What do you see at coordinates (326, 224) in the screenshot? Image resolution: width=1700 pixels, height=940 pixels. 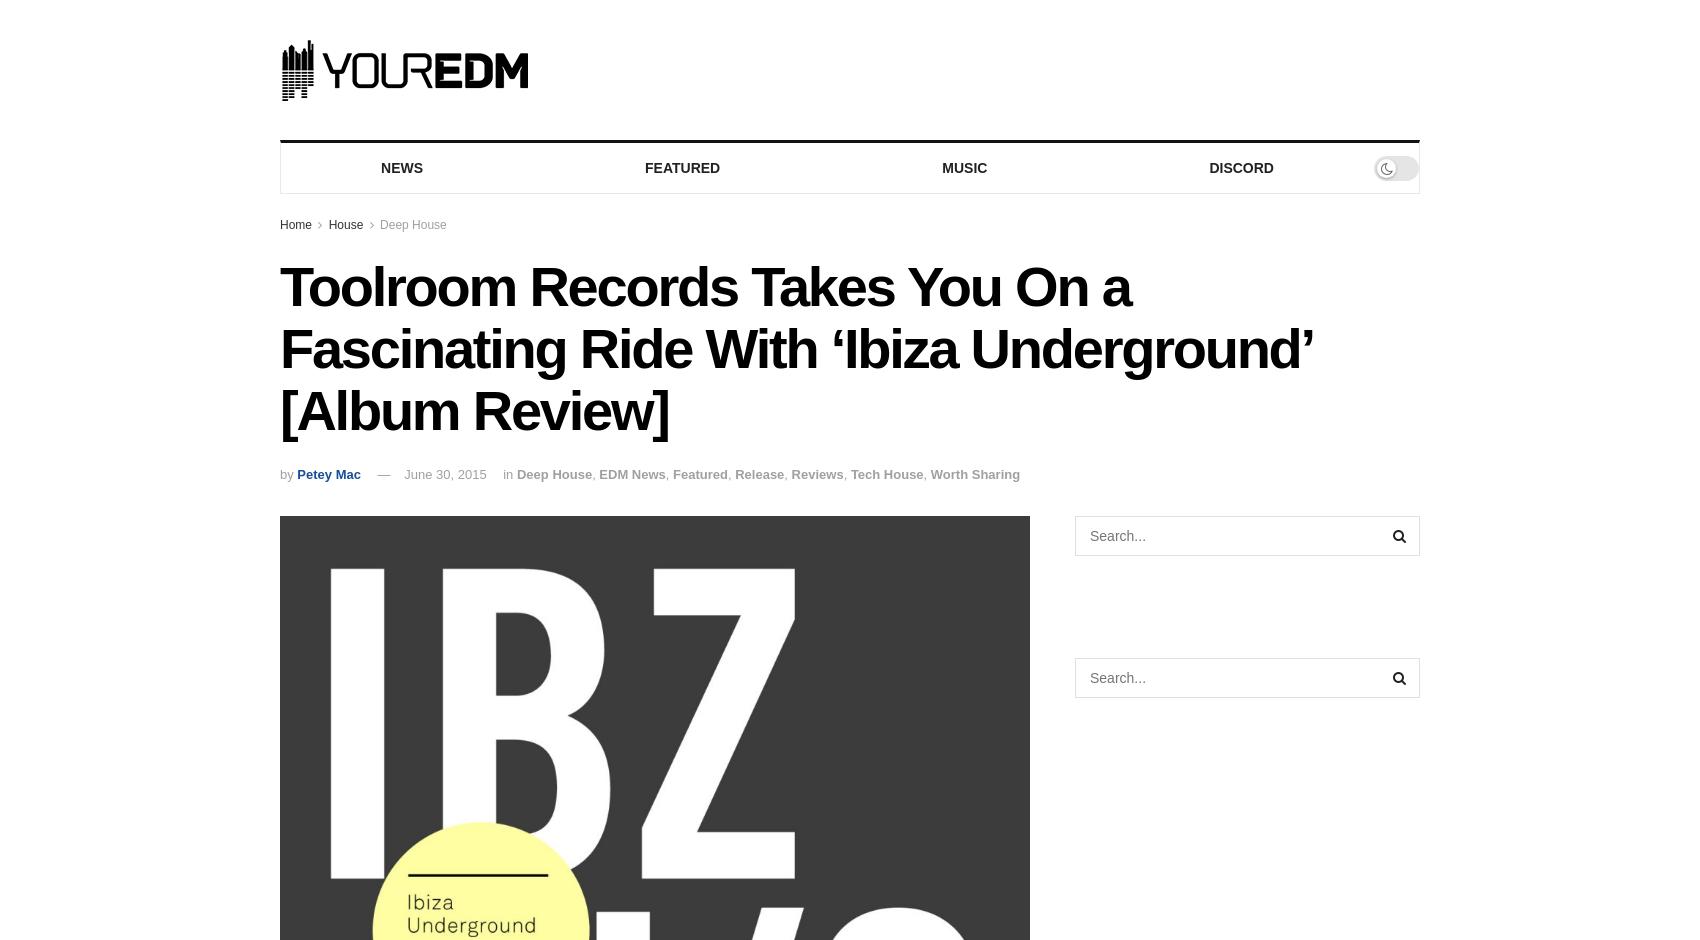 I see `'House'` at bounding box center [326, 224].